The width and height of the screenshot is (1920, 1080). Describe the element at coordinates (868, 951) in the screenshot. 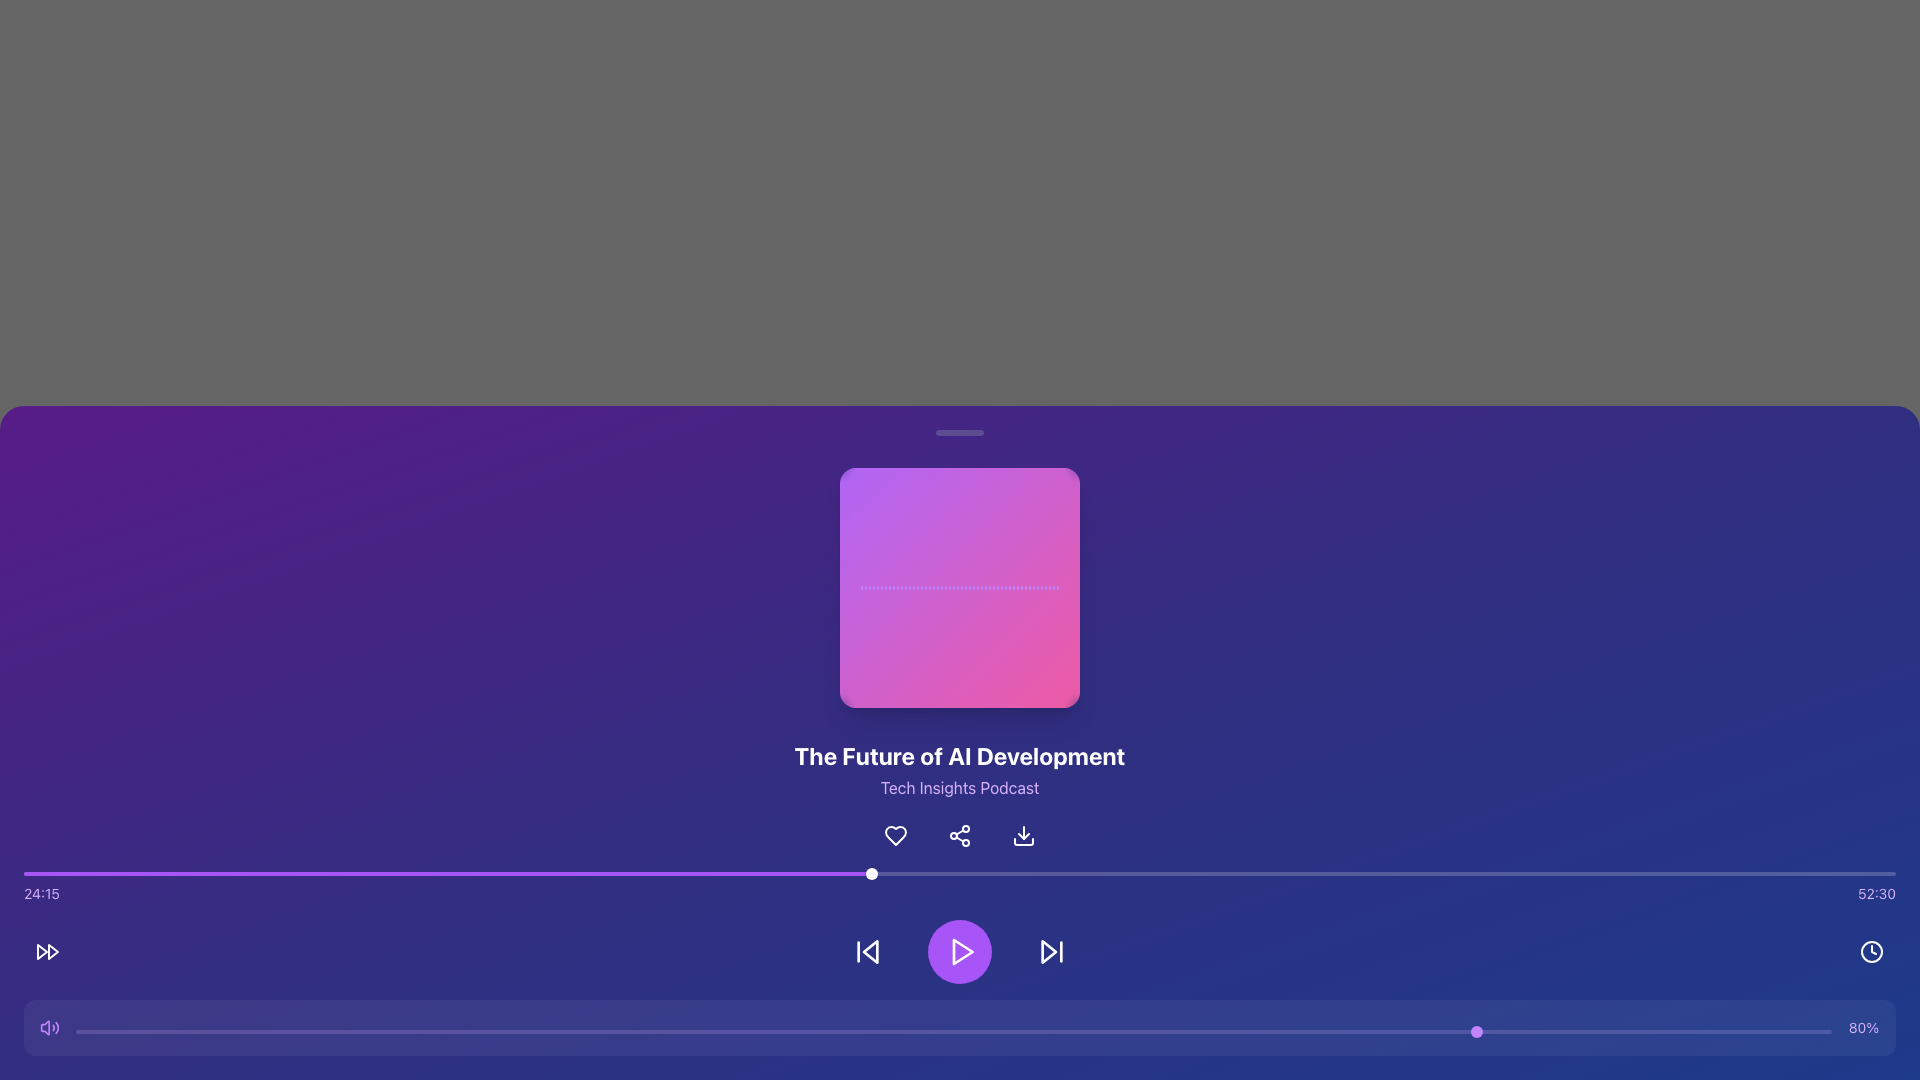

I see `the skip-backward button, which is a circular button with a left-pointing triangle and vertical bar, located to the left of the central play button` at that location.